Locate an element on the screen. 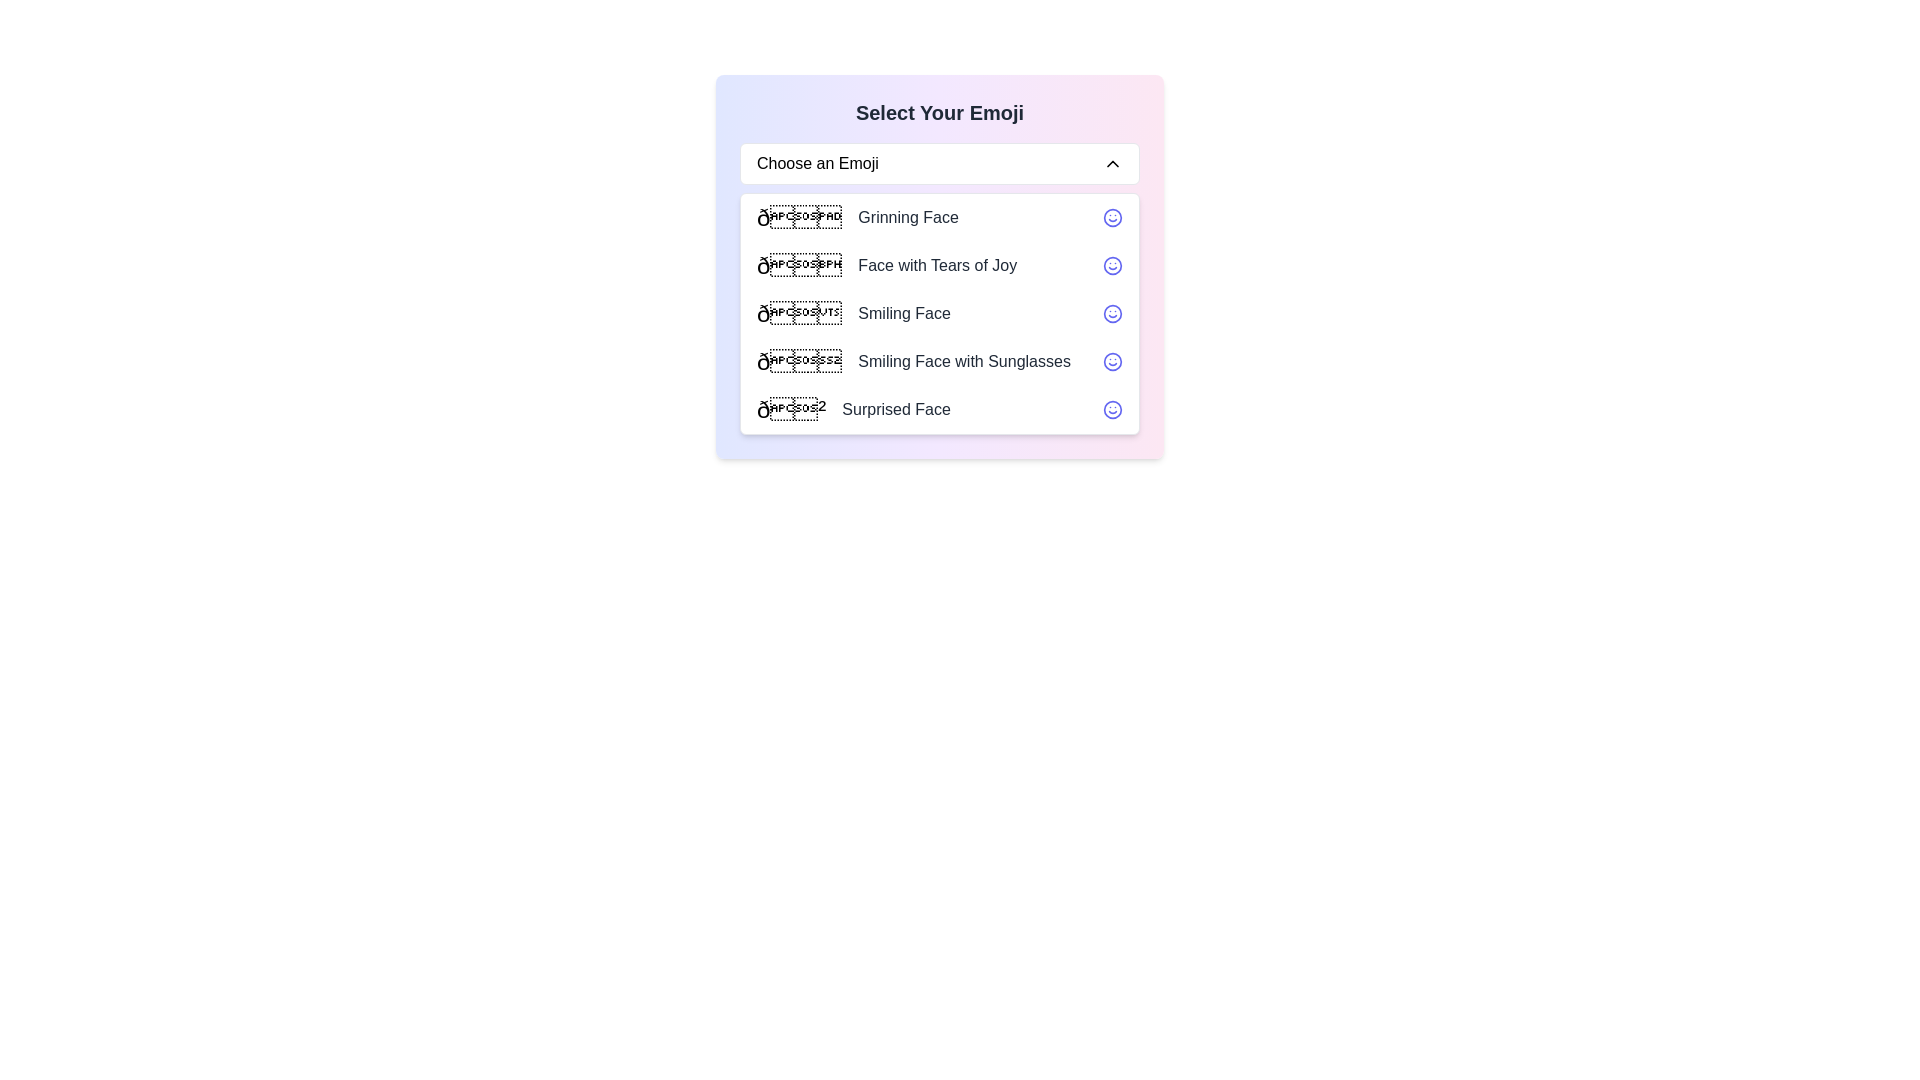  the dropdown menu option labeled 'Face with Tears of Joy' is located at coordinates (939, 265).